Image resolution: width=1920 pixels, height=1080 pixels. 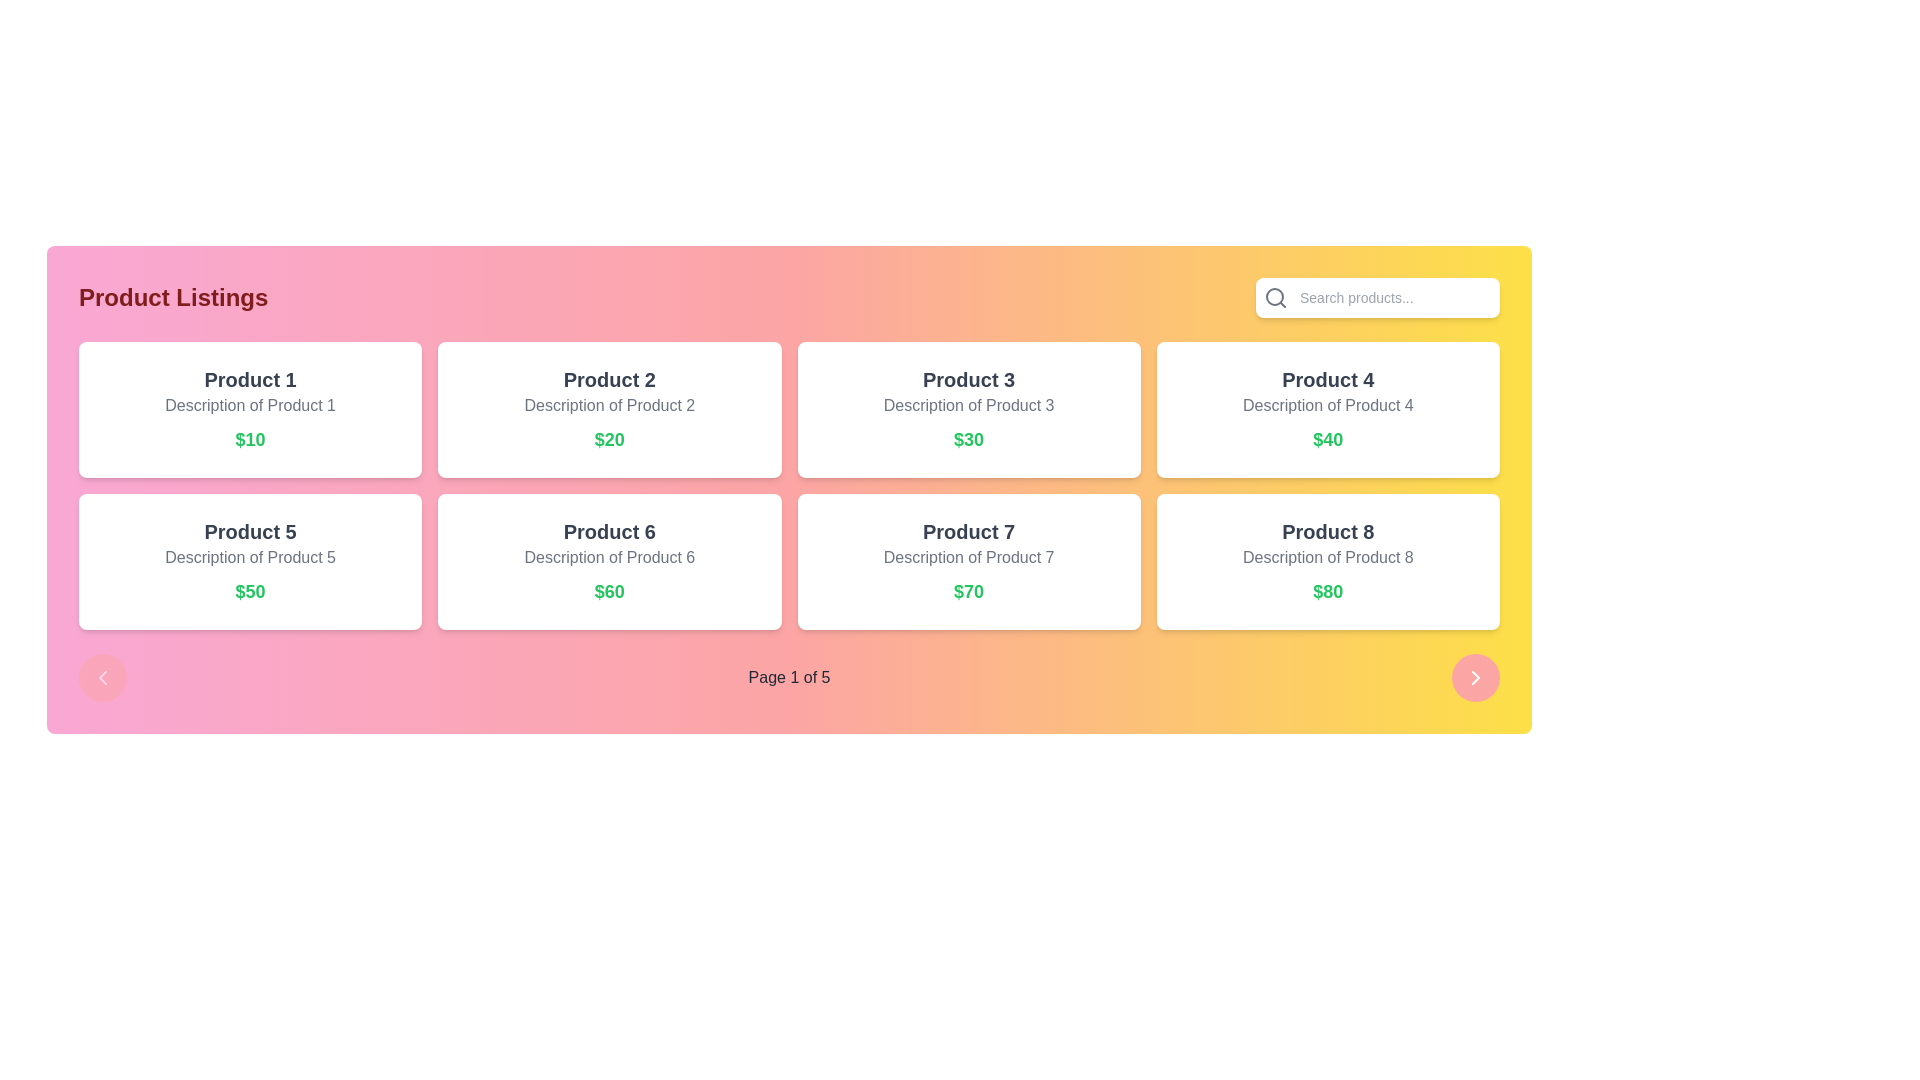 What do you see at coordinates (969, 562) in the screenshot?
I see `the product display card` at bounding box center [969, 562].